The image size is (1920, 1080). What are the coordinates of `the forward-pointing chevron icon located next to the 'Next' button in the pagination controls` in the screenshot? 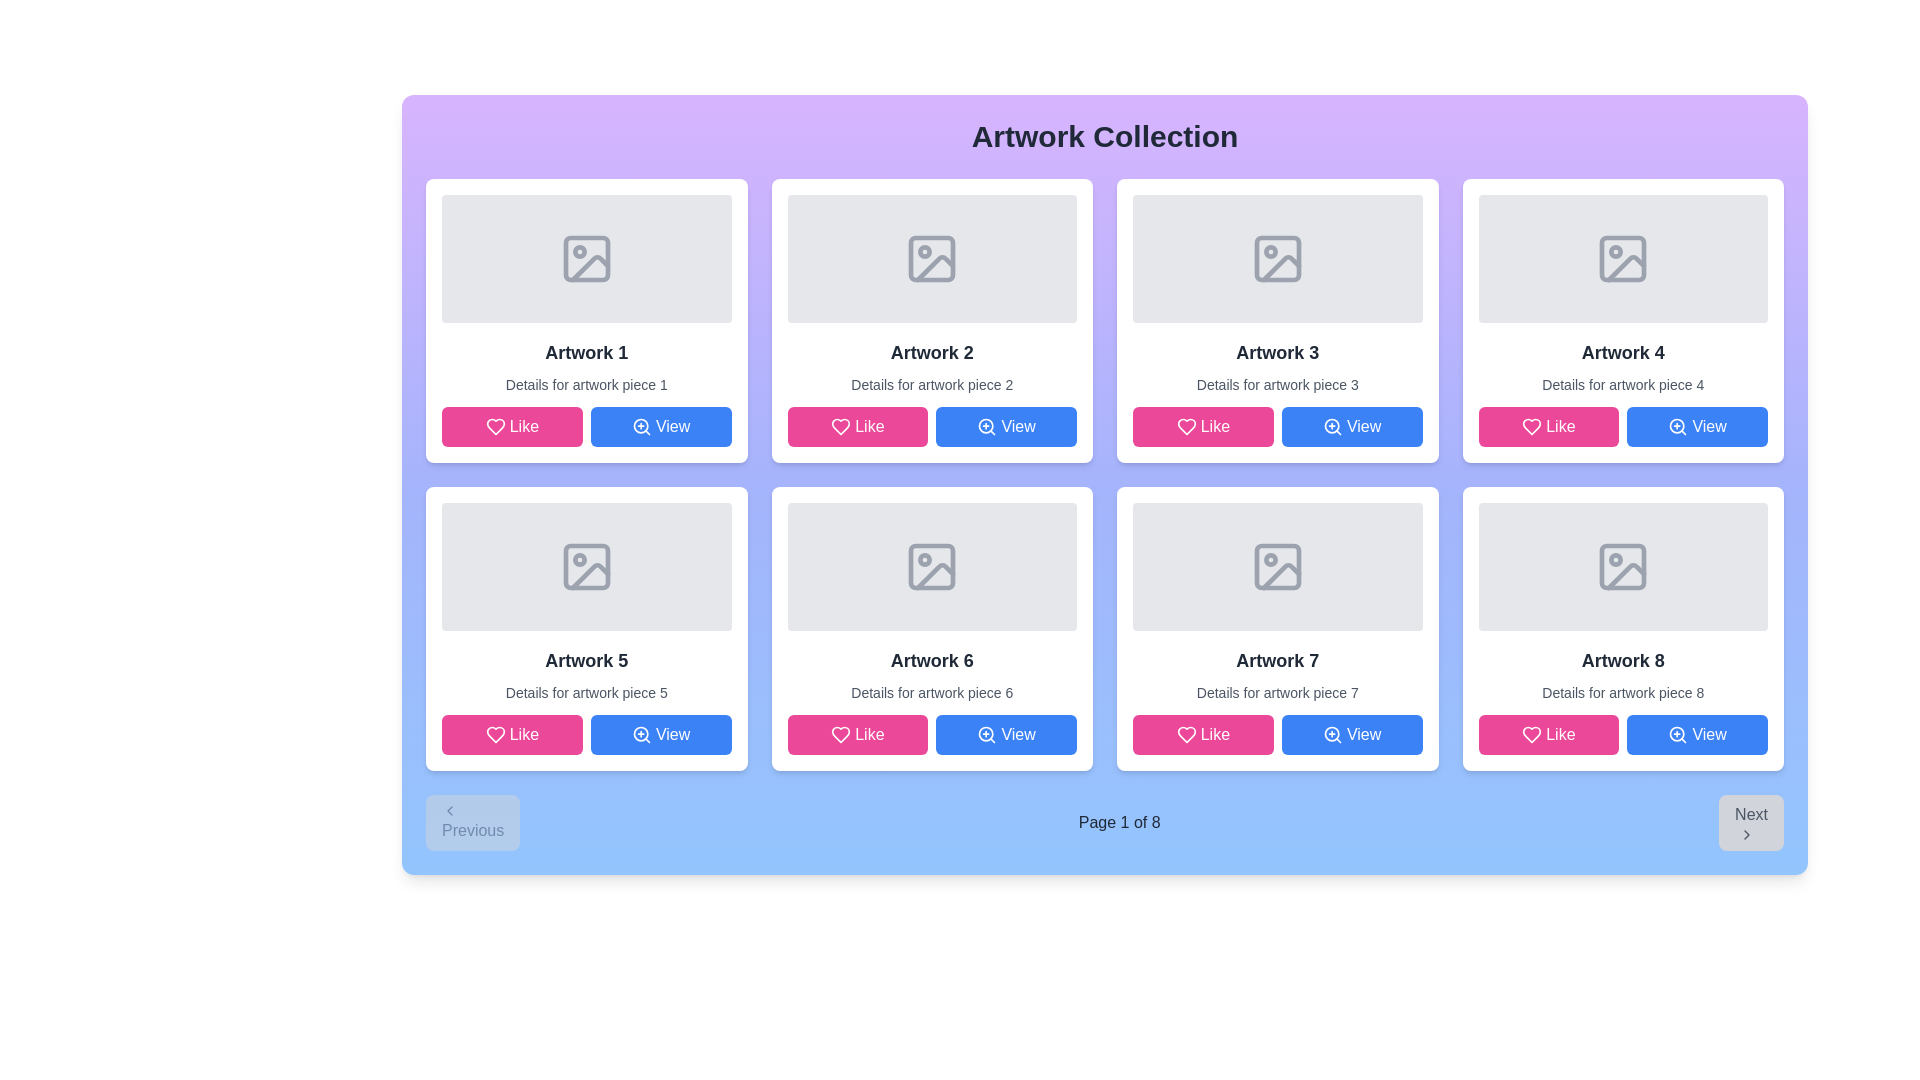 It's located at (1746, 834).